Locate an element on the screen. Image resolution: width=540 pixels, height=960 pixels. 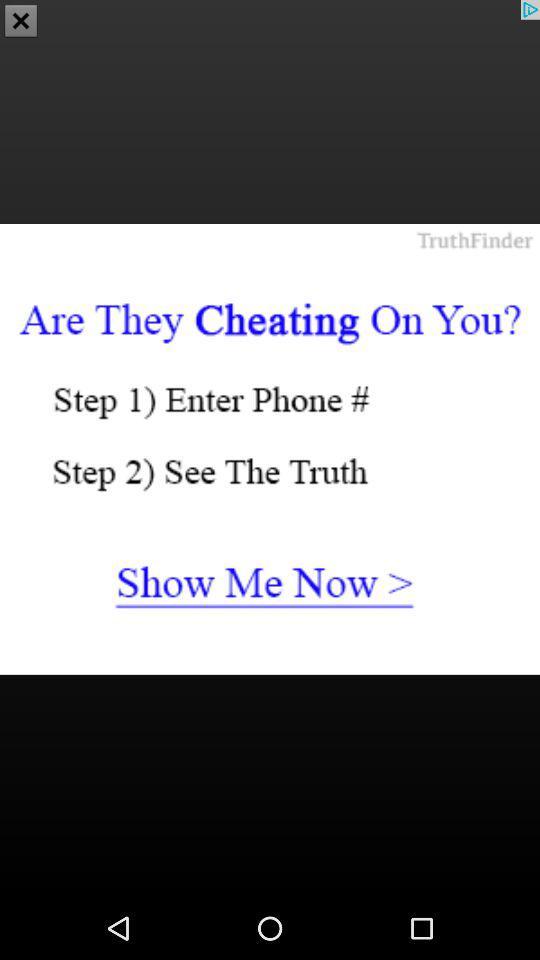
the close icon is located at coordinates (20, 21).